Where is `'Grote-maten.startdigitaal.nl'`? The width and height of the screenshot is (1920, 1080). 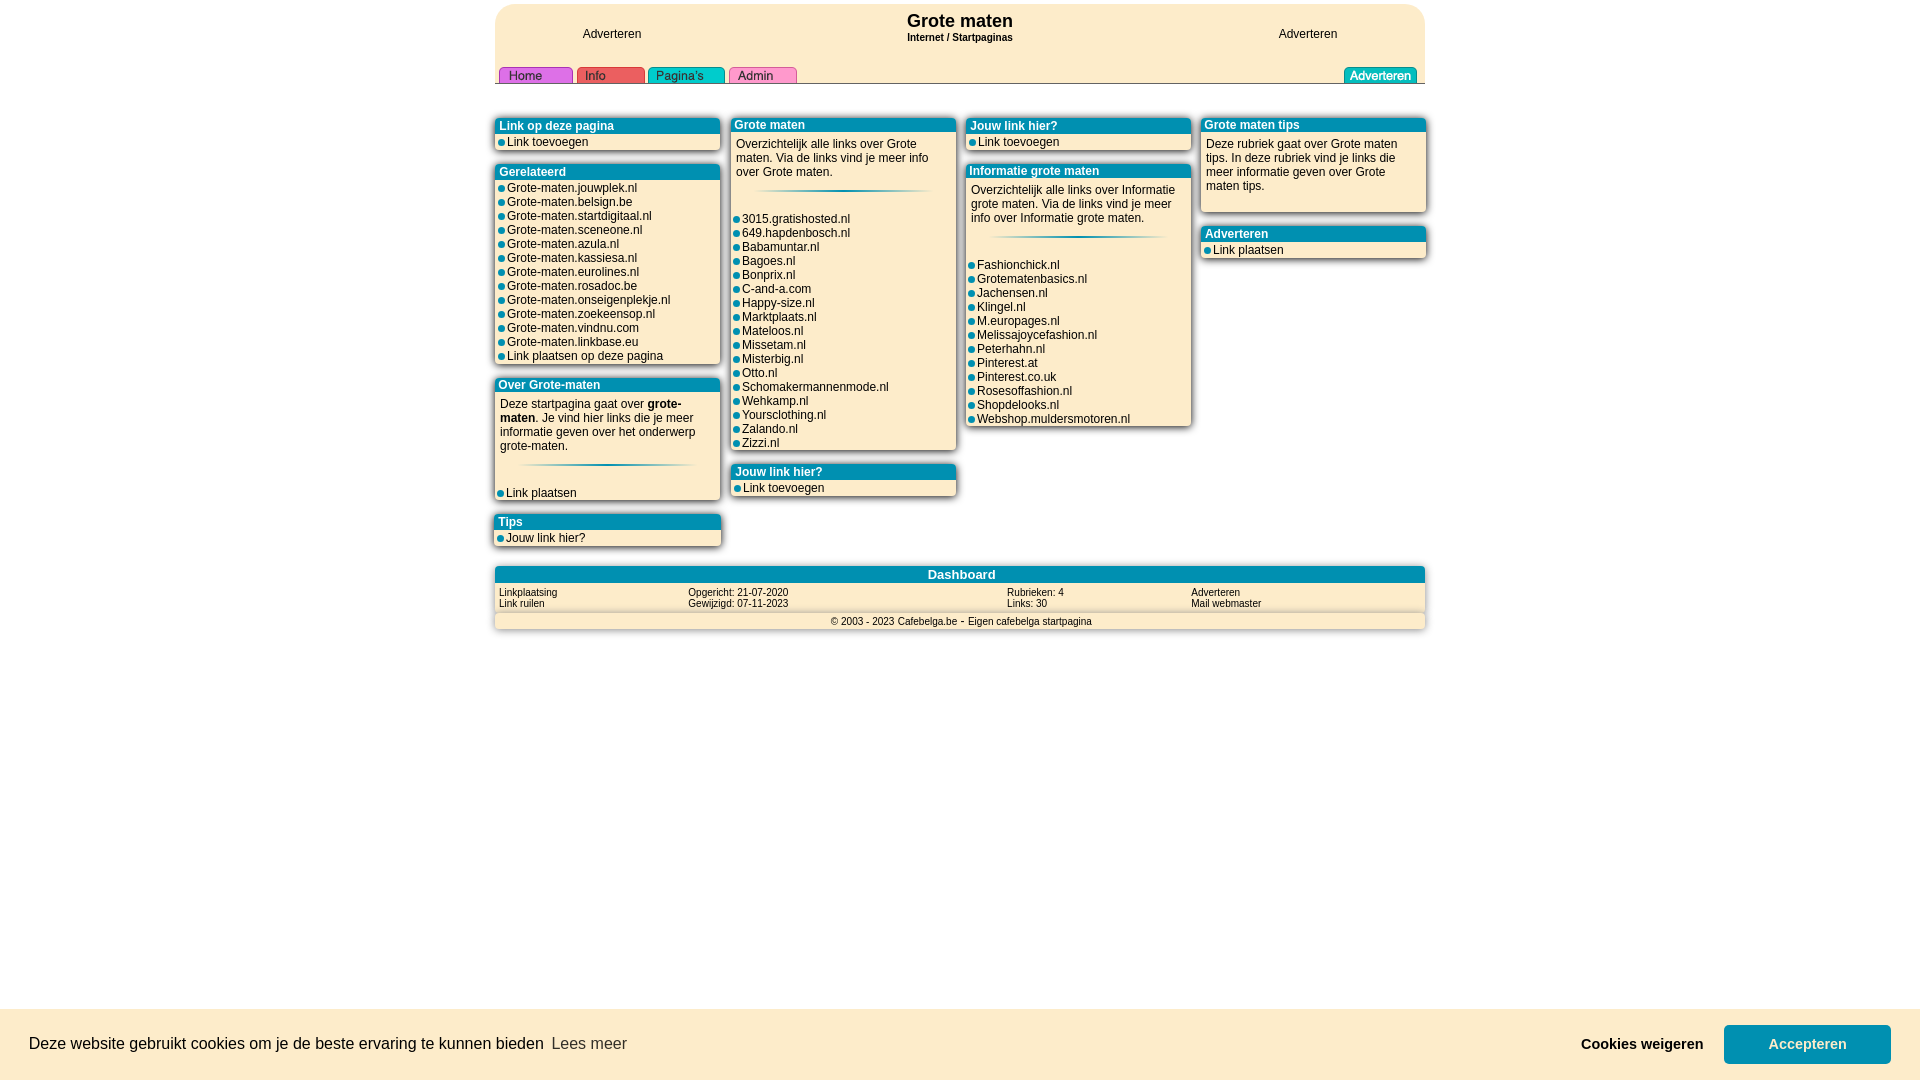 'Grote-maten.startdigitaal.nl' is located at coordinates (578, 216).